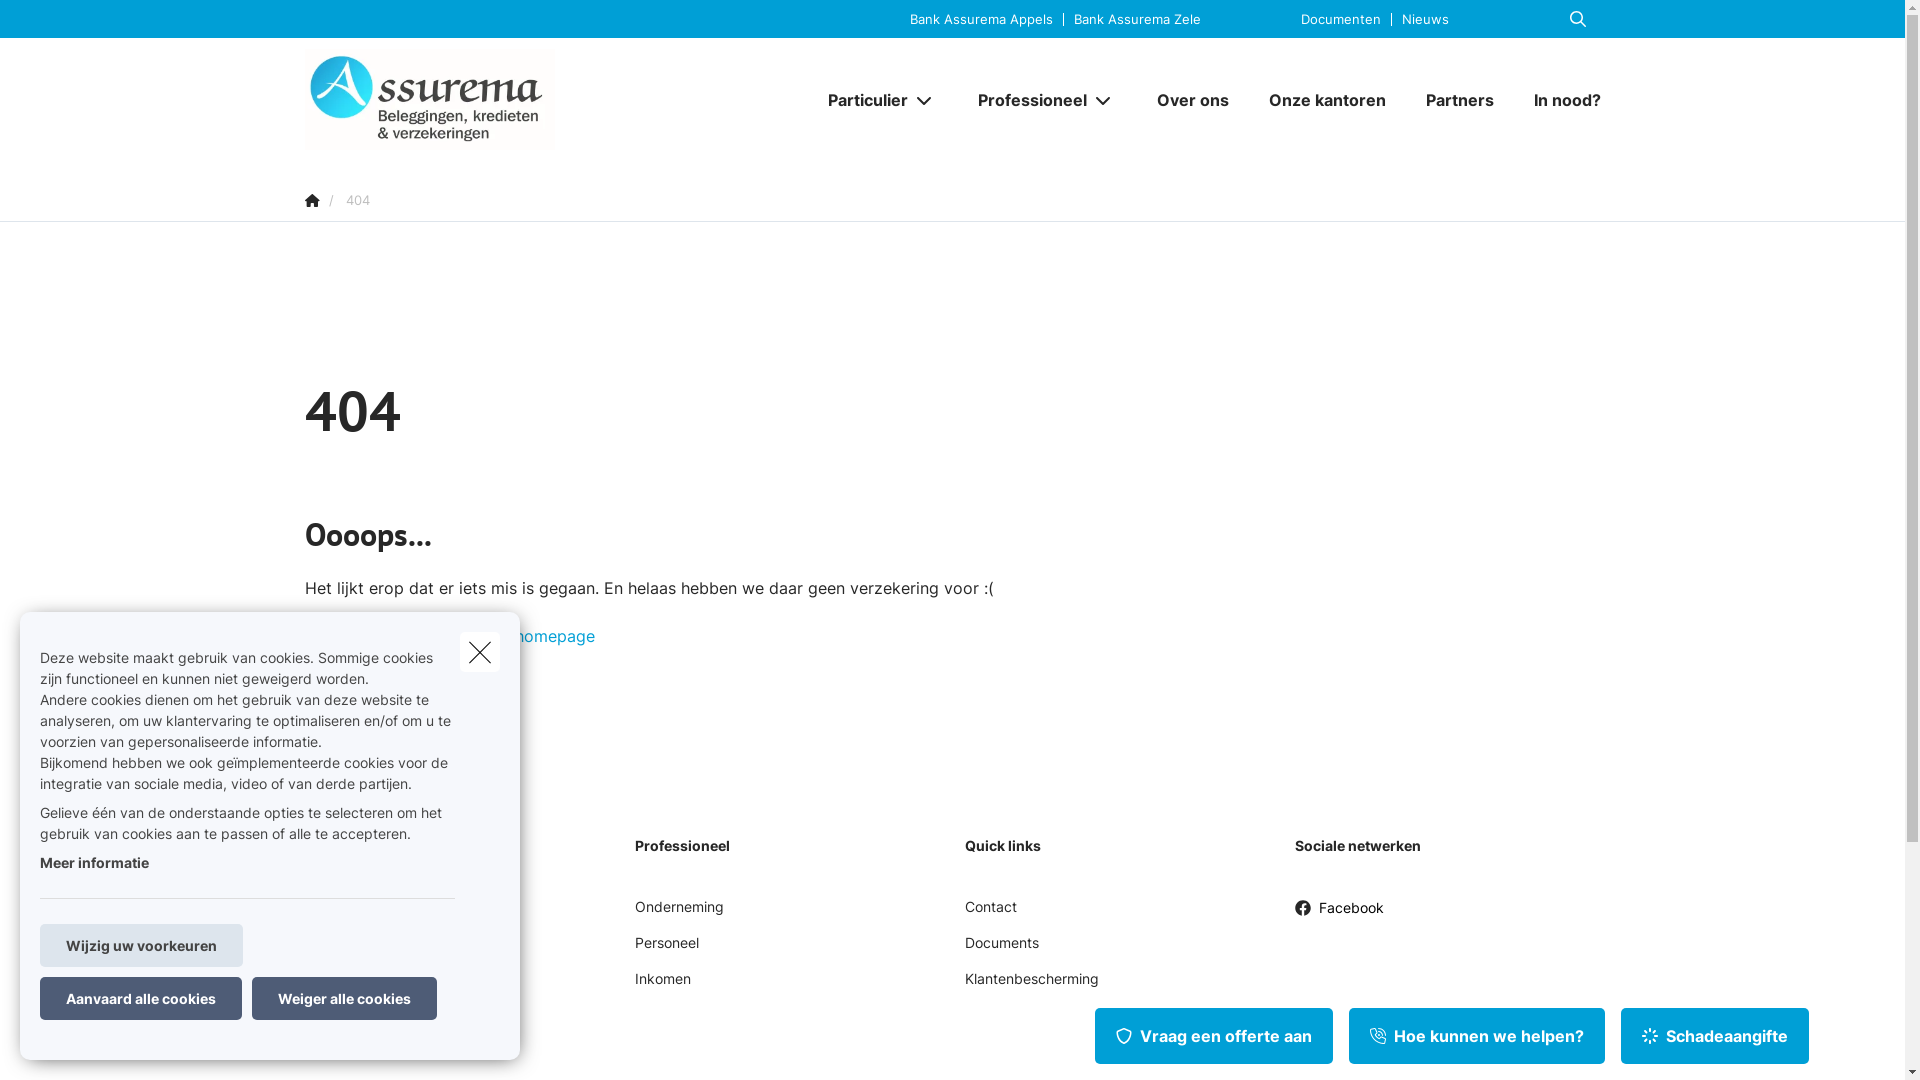  Describe the element at coordinates (344, 998) in the screenshot. I see `'Weiger alle cookies'` at that location.